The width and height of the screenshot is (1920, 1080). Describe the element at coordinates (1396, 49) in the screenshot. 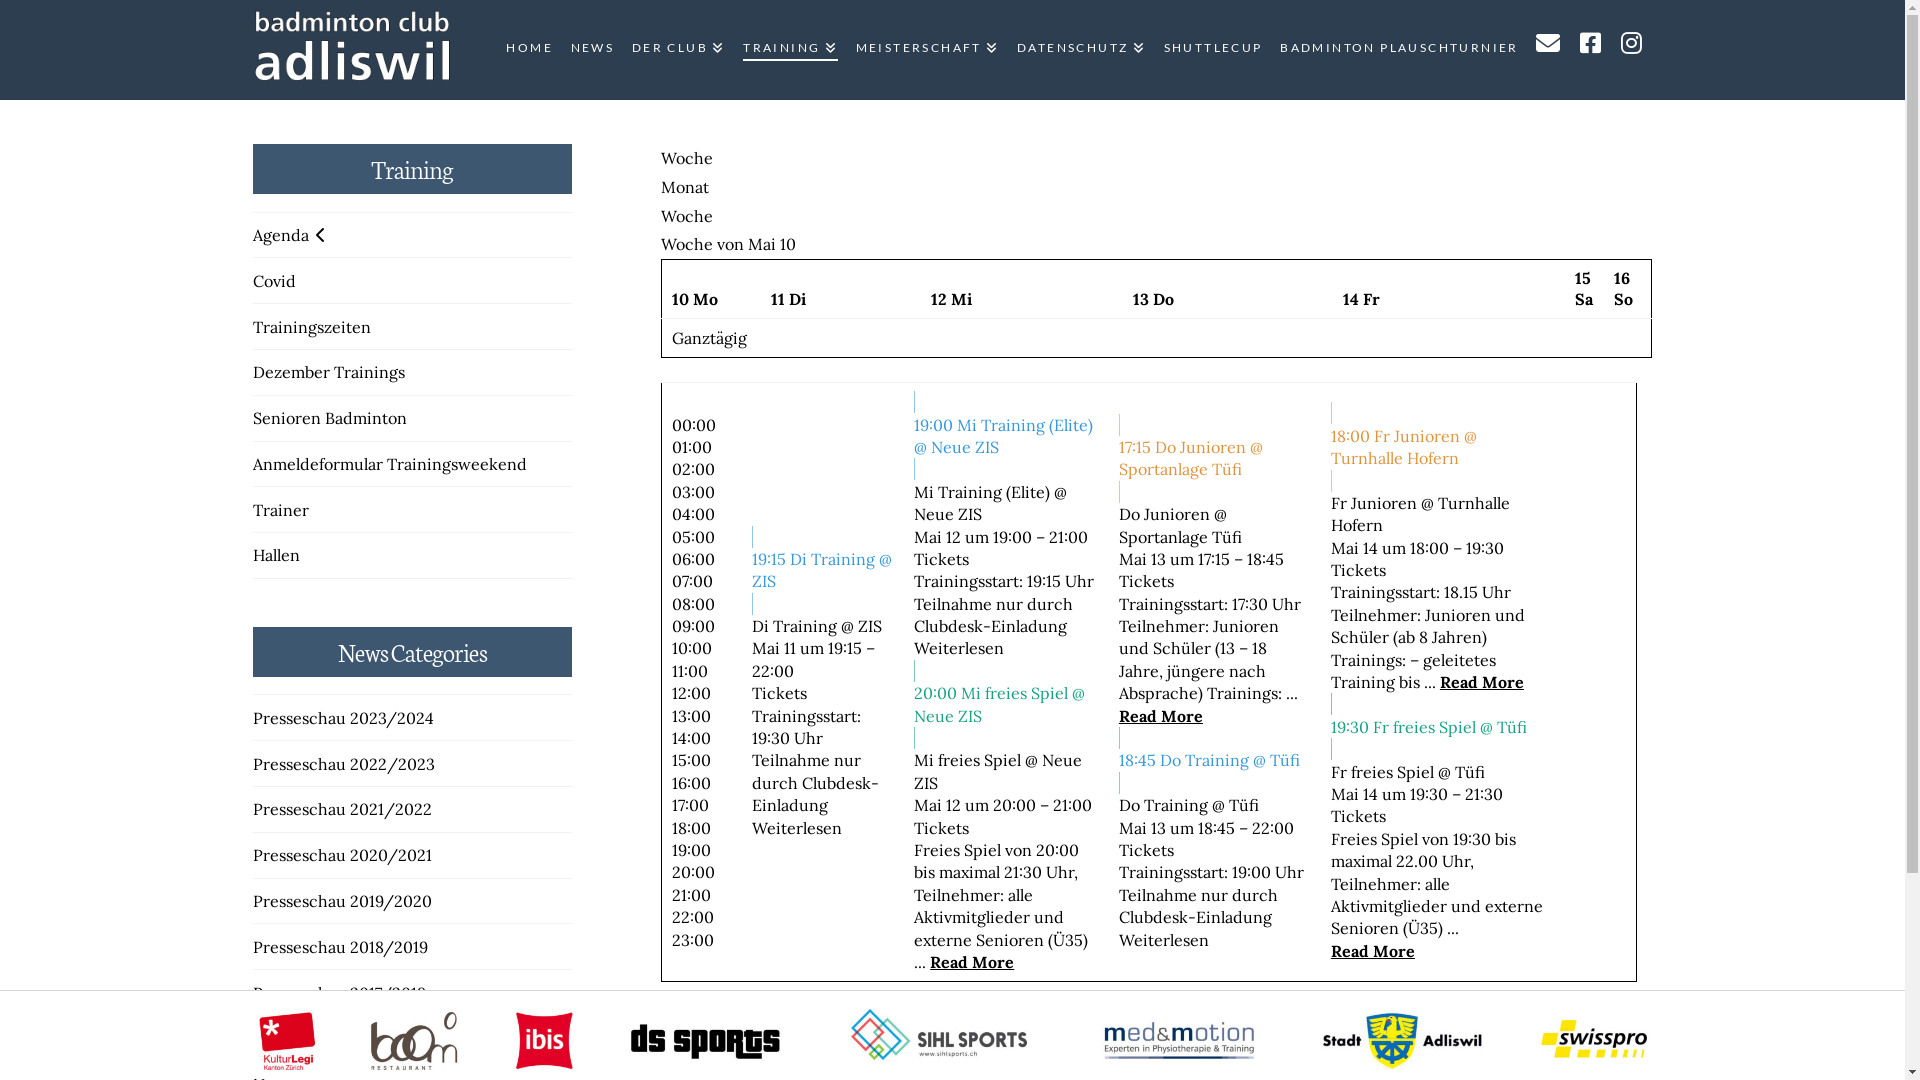

I see `'BADMINTON PLAUSCHTURNIER'` at that location.